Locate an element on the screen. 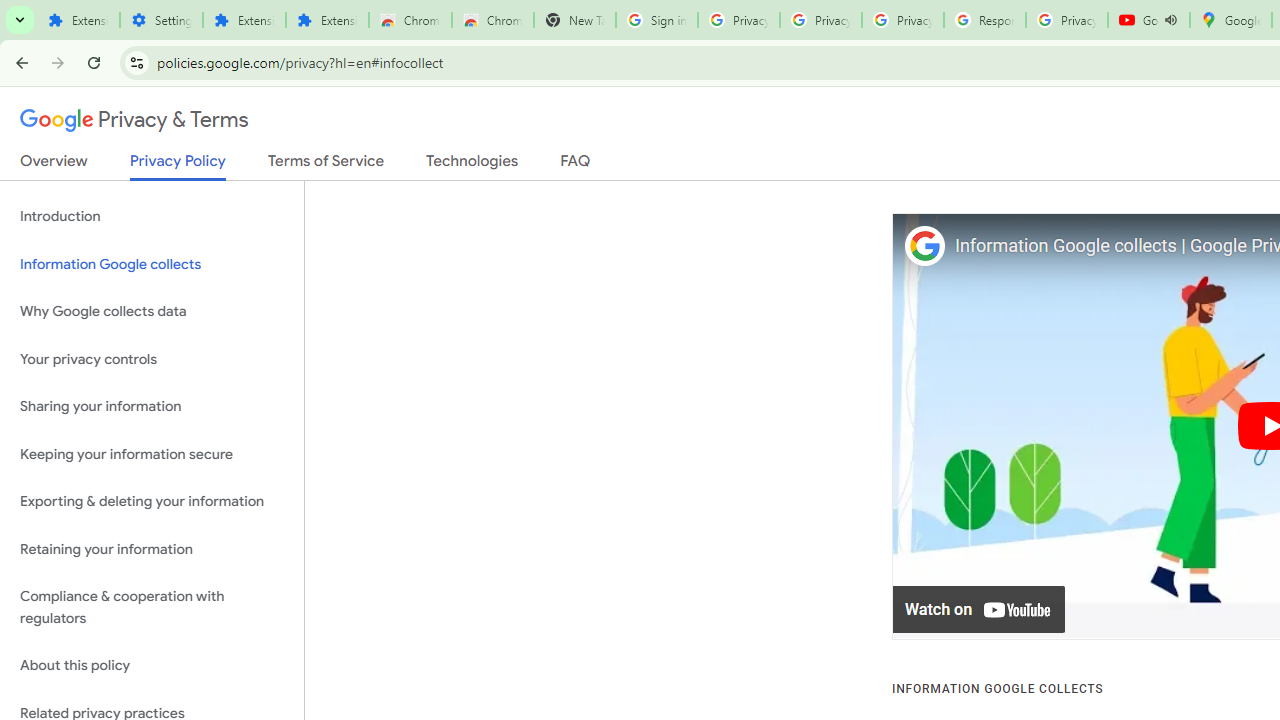  'Chrome Web Store - Themes' is located at coordinates (492, 20).